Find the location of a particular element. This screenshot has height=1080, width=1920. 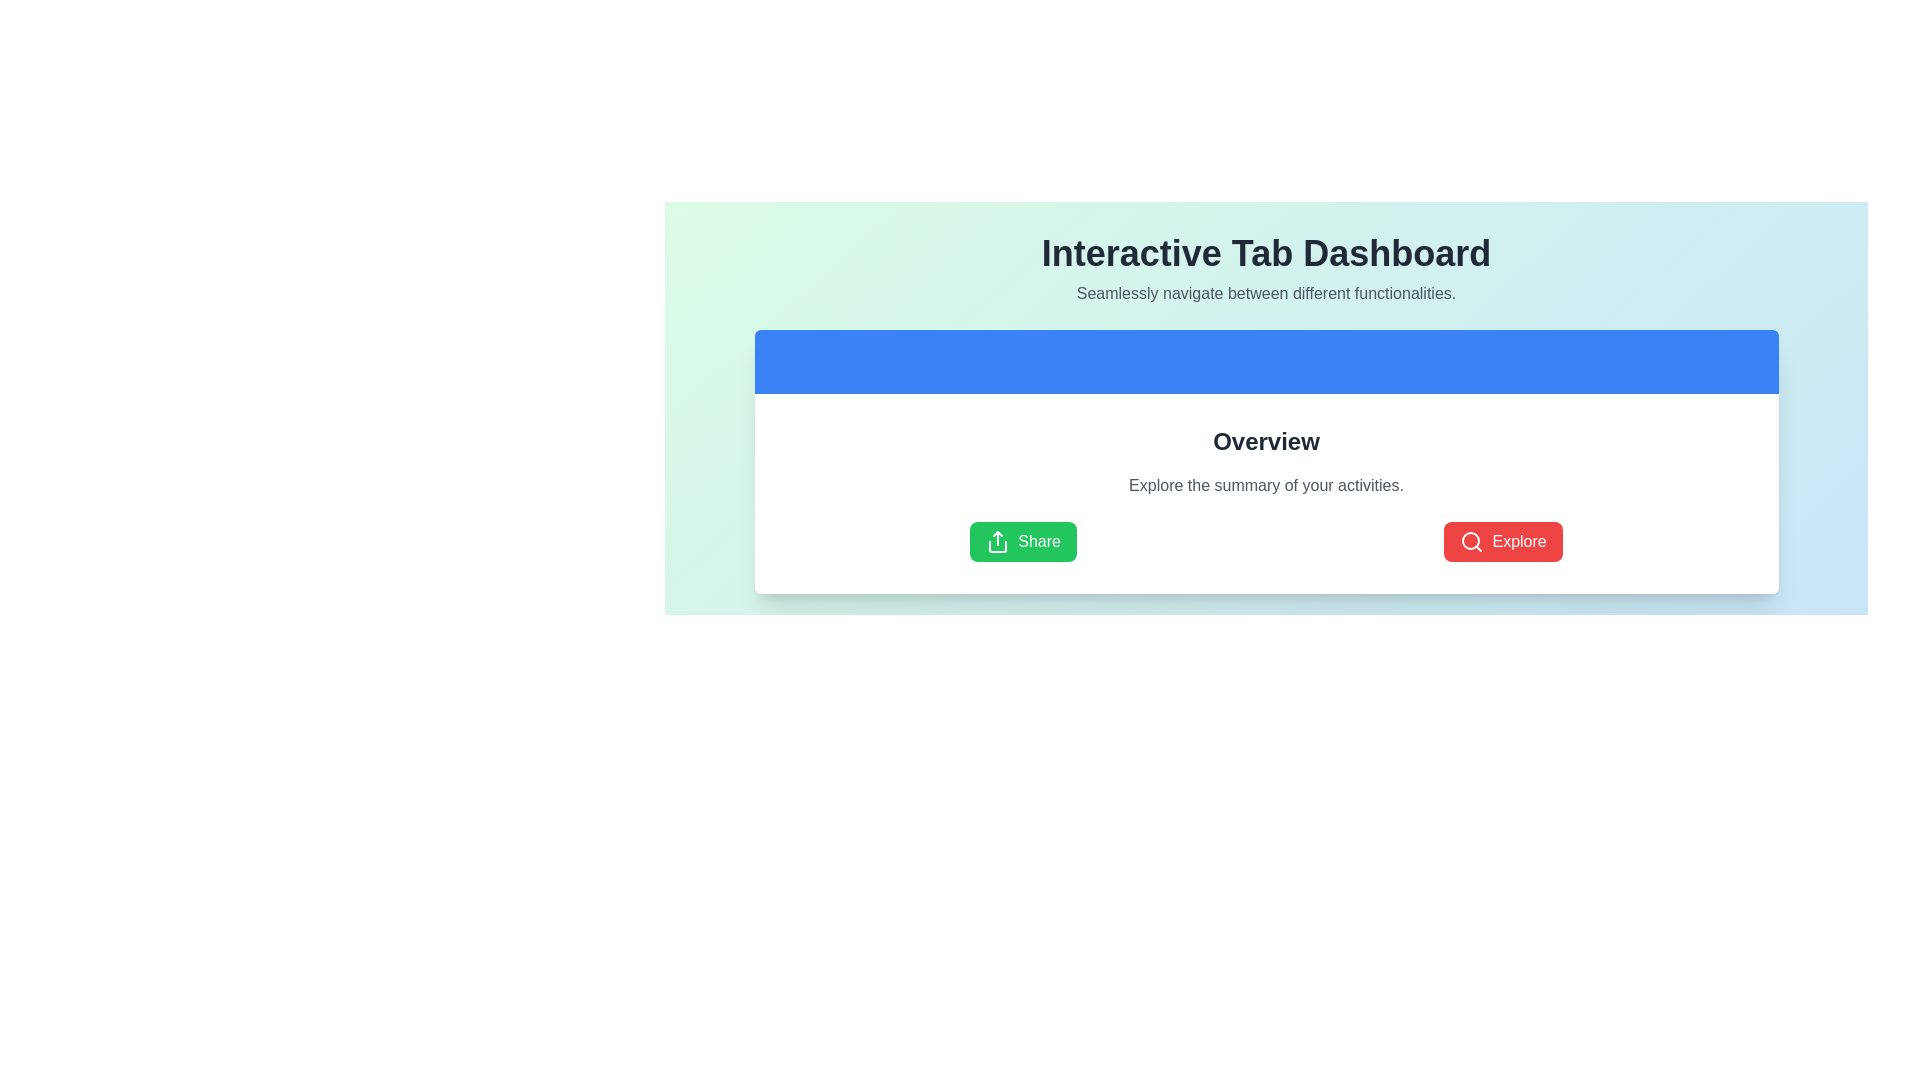

the instructional text element located beneath the blue header and above the buttons 'Share' and 'Explore' is located at coordinates (1265, 486).